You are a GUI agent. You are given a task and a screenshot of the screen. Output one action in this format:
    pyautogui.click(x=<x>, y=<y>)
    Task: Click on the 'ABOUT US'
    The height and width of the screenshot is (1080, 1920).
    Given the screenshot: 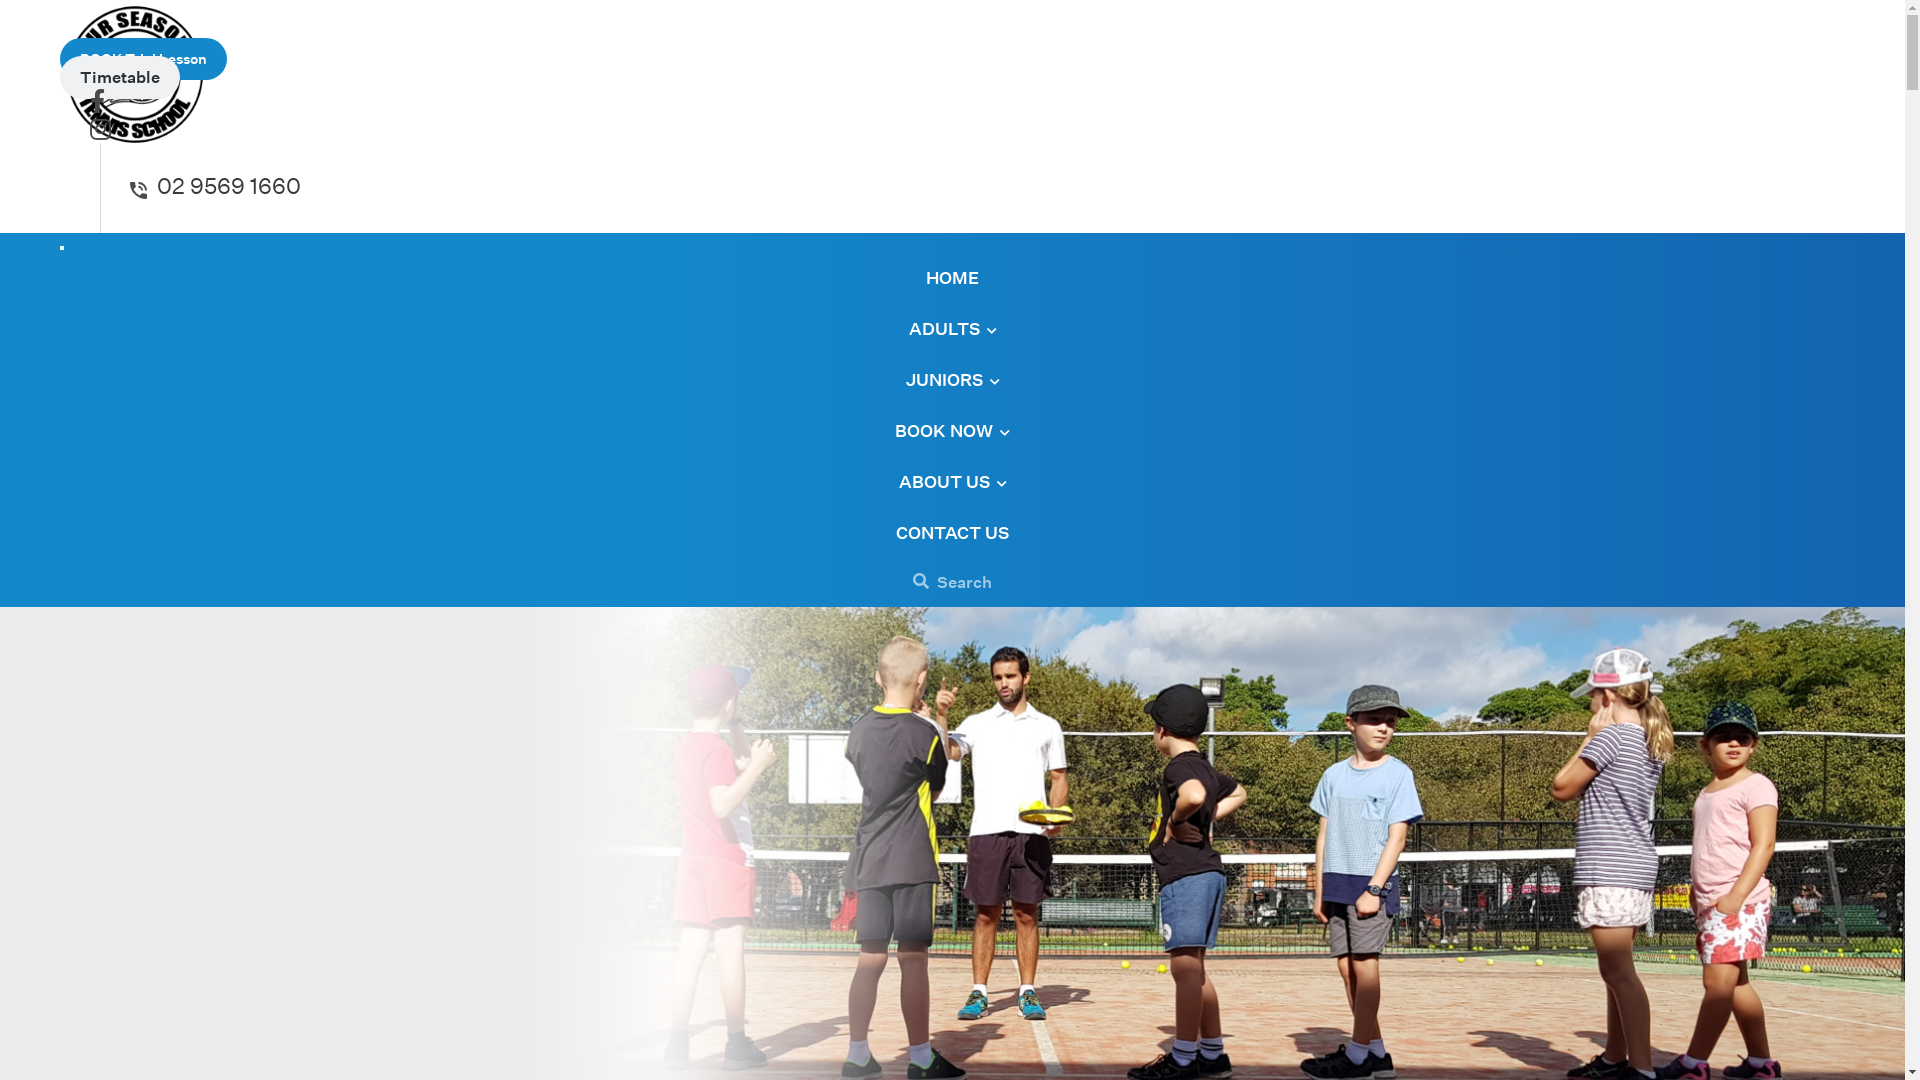 What is the action you would take?
    pyautogui.click(x=950, y=481)
    